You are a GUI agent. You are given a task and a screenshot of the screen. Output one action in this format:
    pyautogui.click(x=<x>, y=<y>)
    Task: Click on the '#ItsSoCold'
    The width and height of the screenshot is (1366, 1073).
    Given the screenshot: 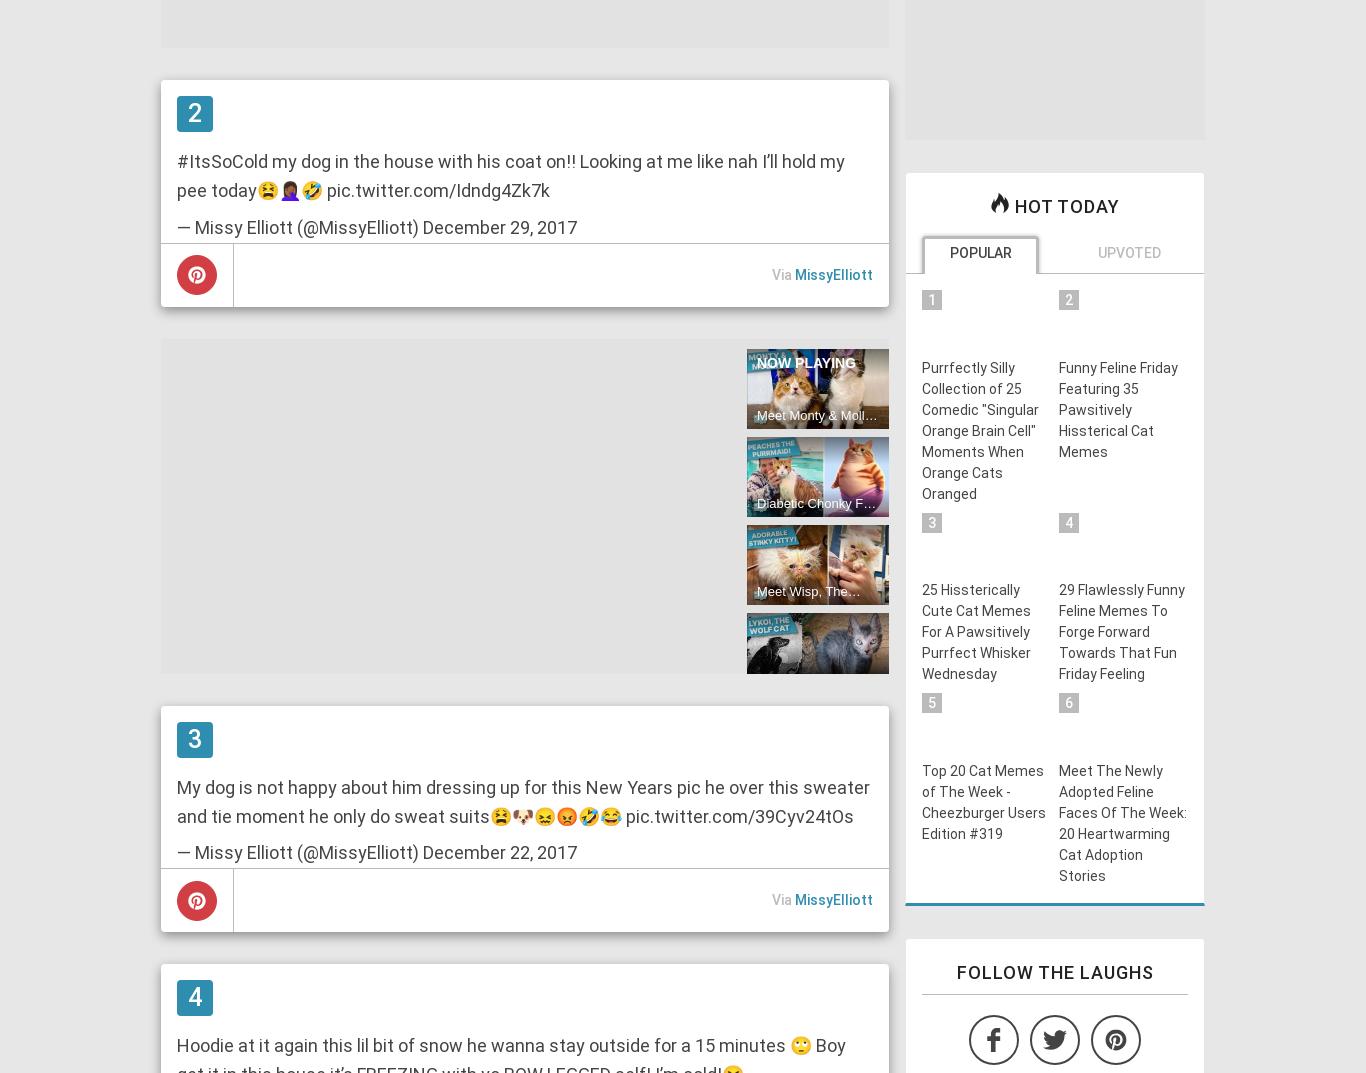 What is the action you would take?
    pyautogui.click(x=176, y=160)
    